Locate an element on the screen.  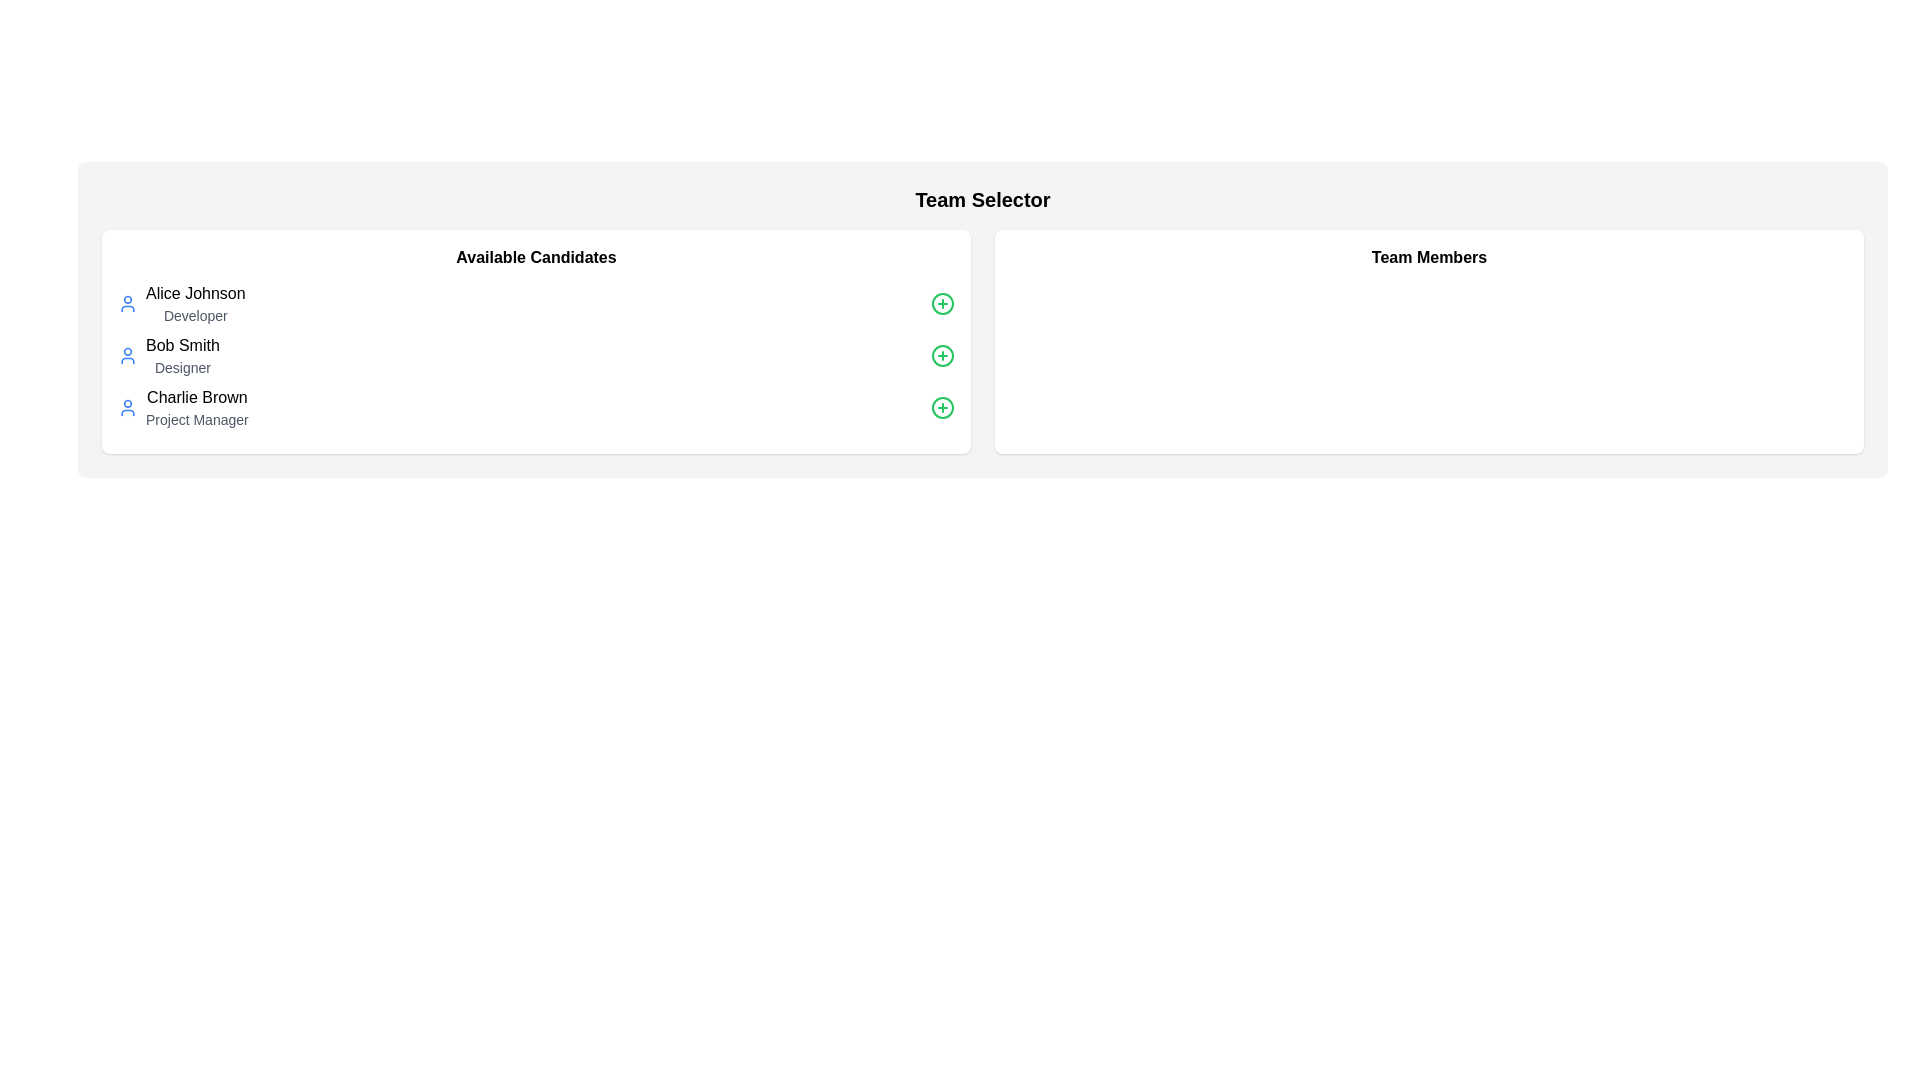
the list item displaying 'Alice Johnson' and labeled as 'Developer', which is the top entry in the 'Available Candidates' column is located at coordinates (195, 304).